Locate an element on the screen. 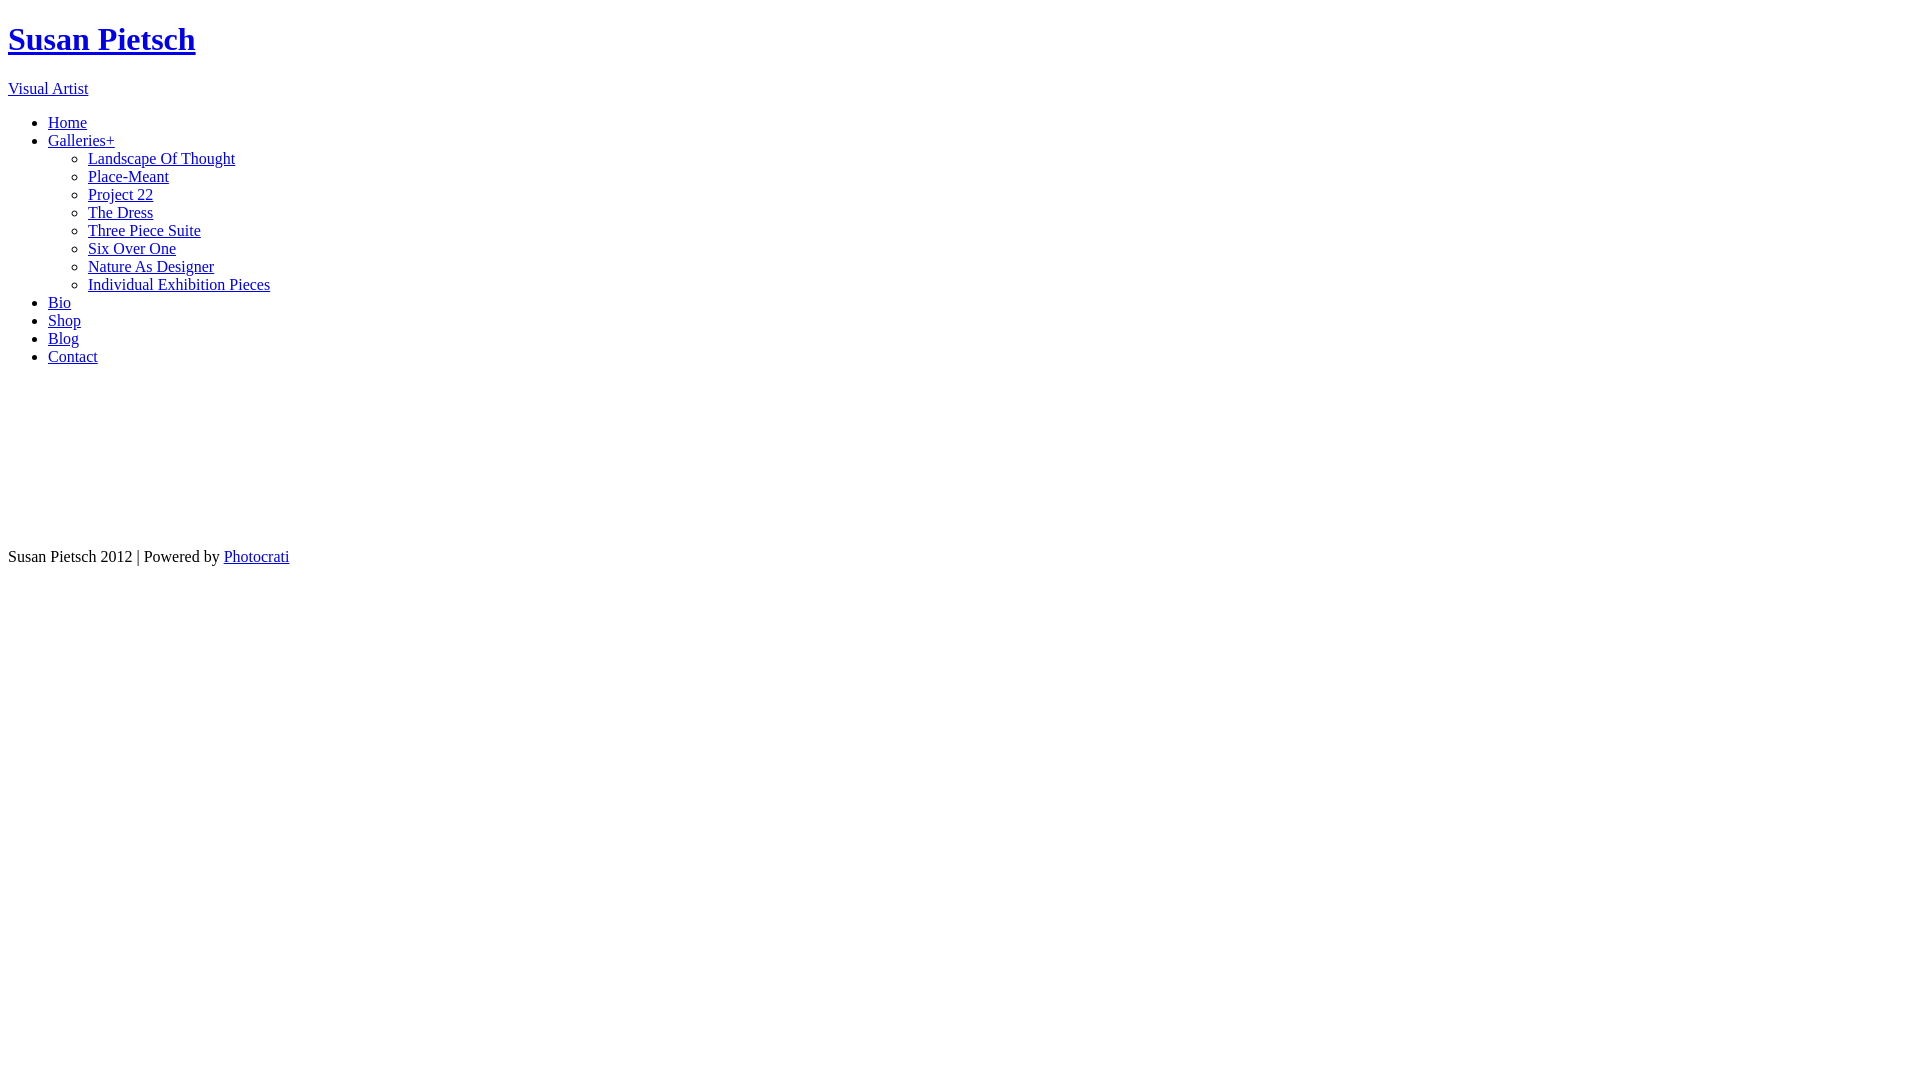 Image resolution: width=1920 pixels, height=1080 pixels. 'Project 22' is located at coordinates (86, 194).